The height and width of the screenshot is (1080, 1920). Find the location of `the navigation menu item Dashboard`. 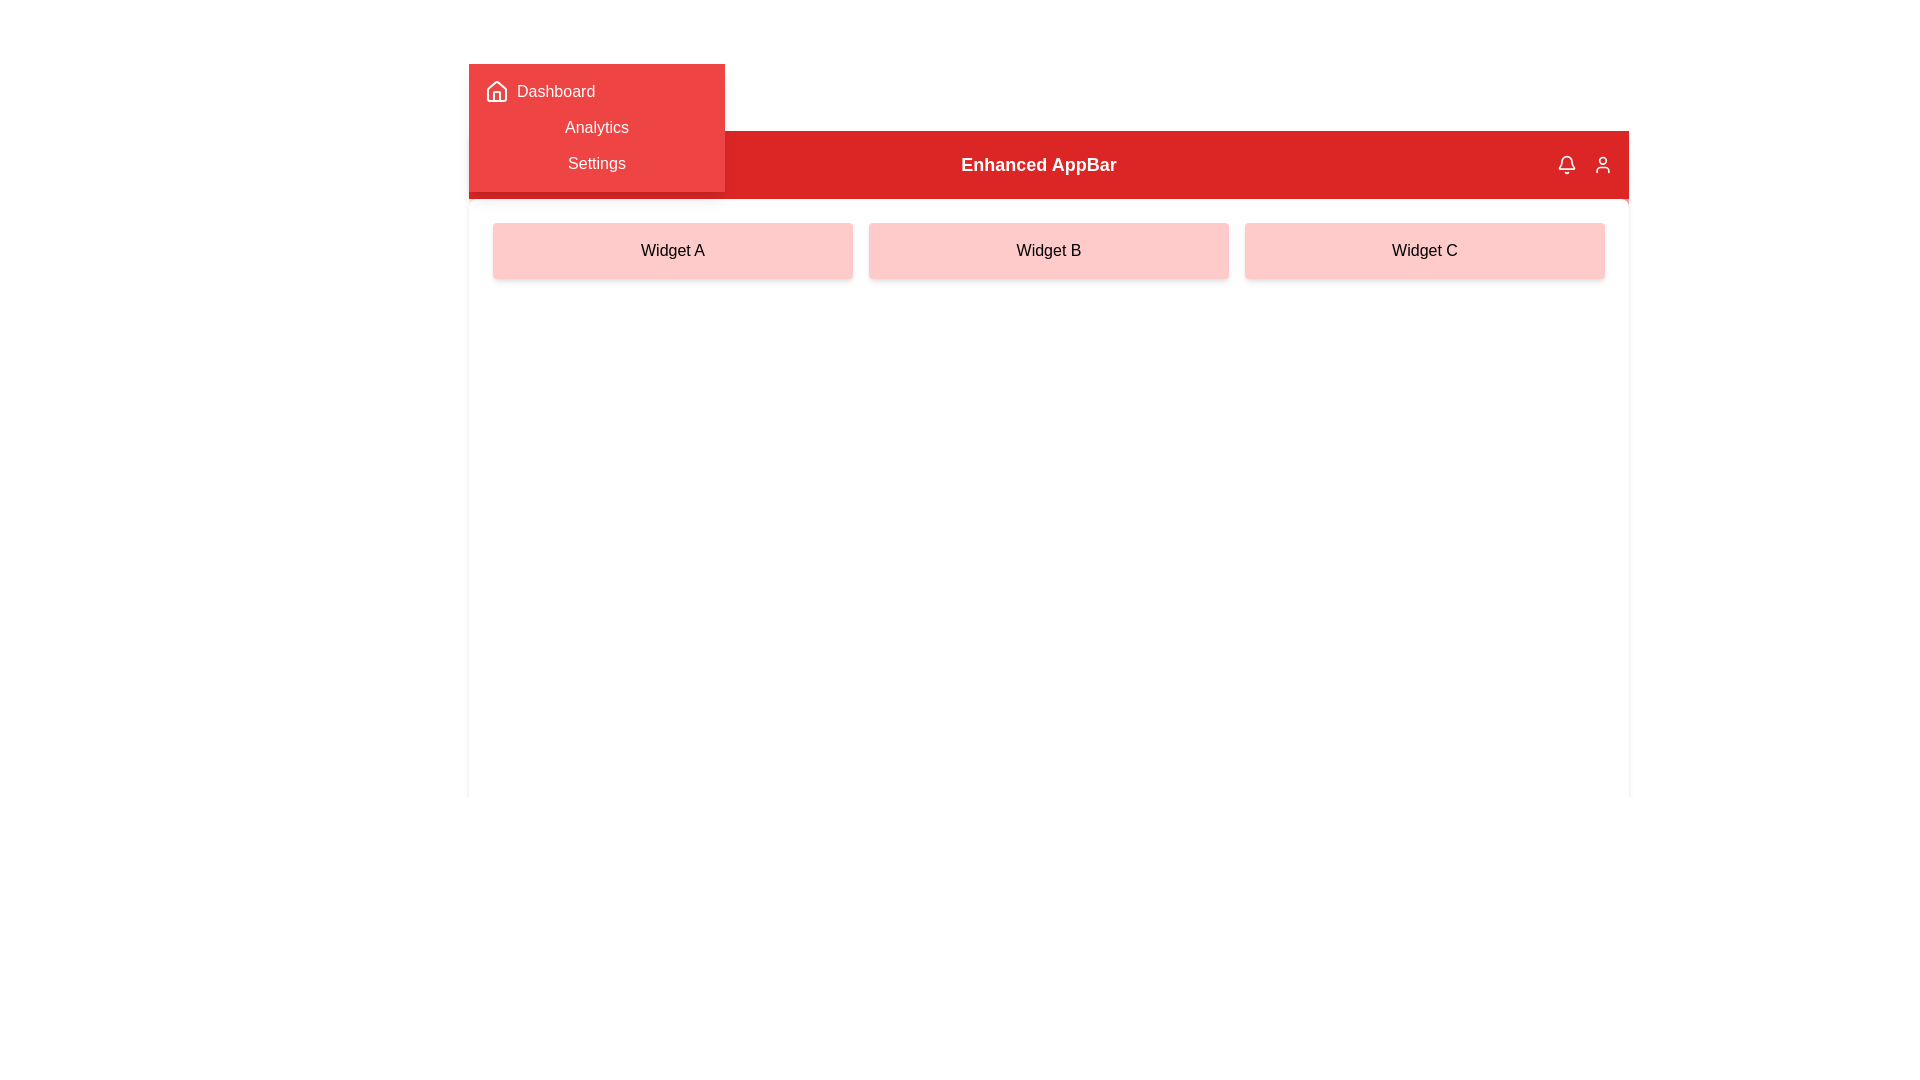

the navigation menu item Dashboard is located at coordinates (595, 92).